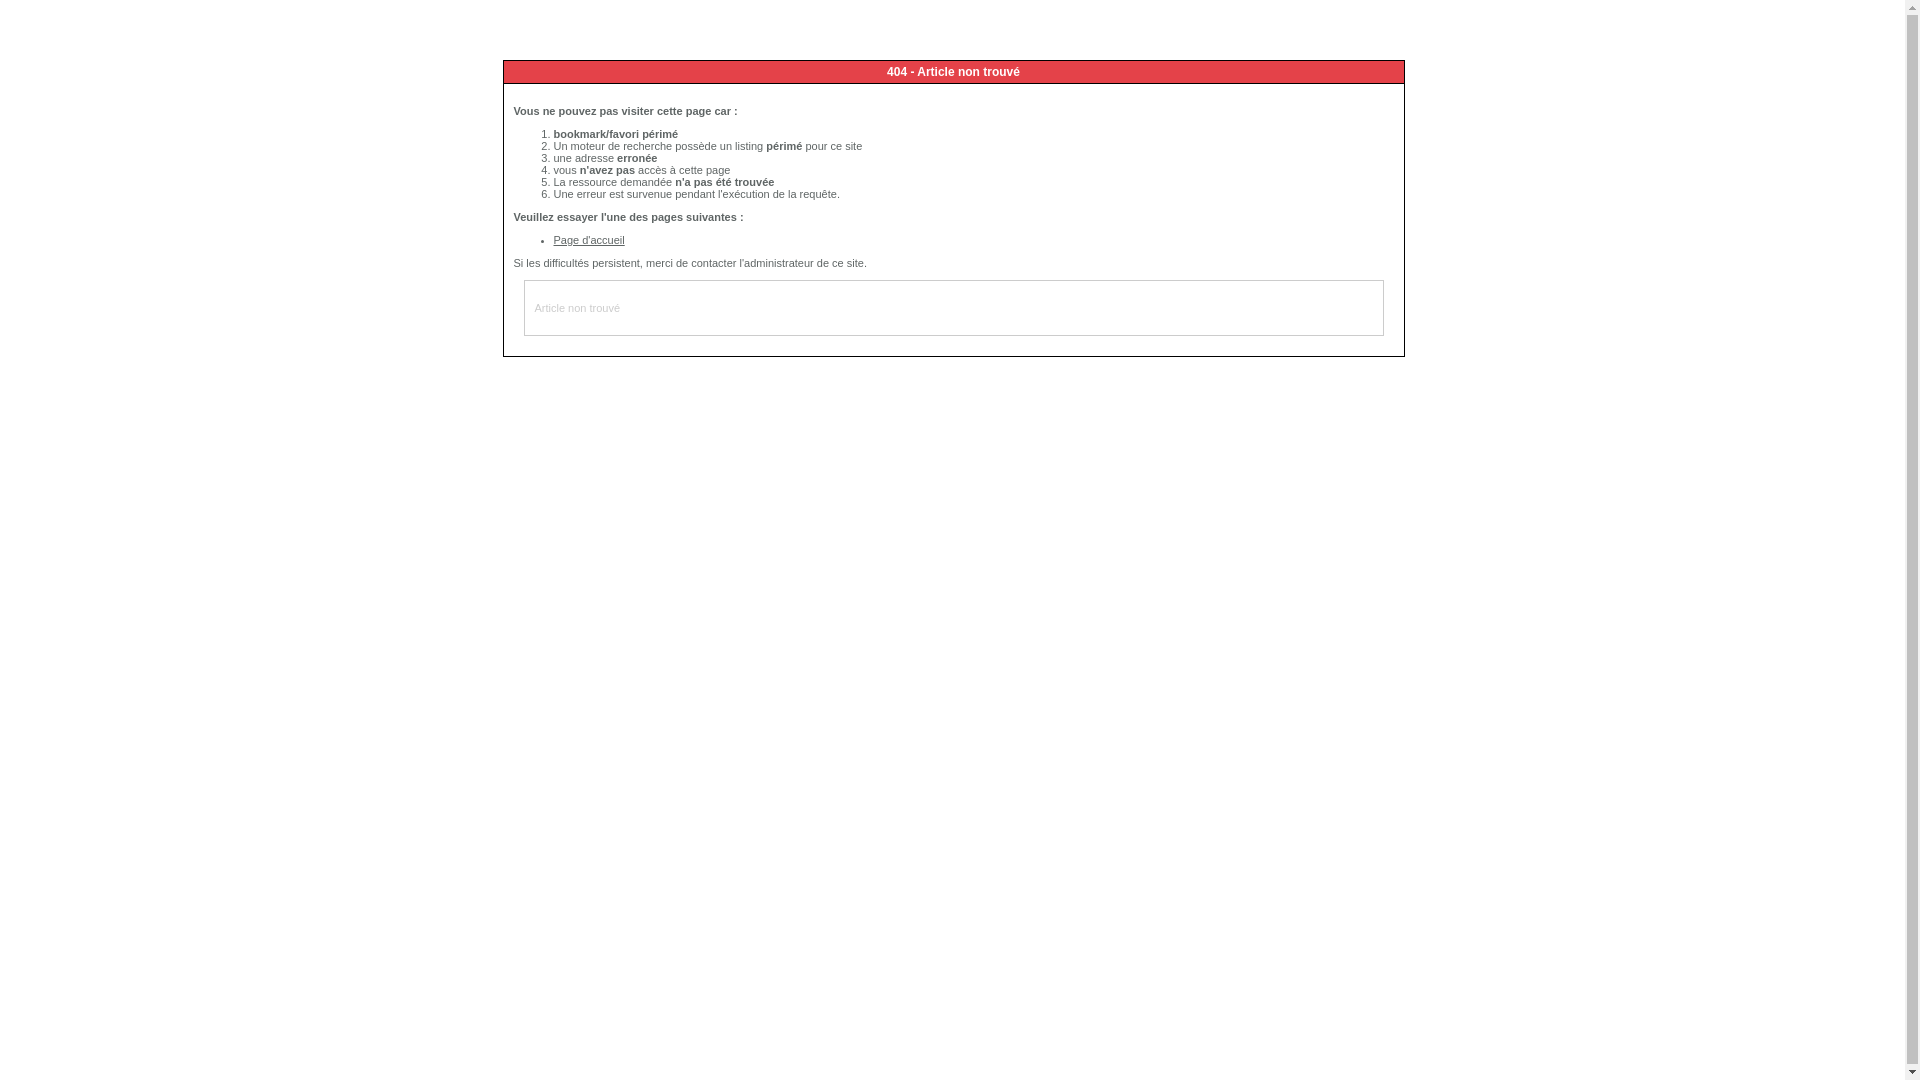  Describe the element at coordinates (588, 238) in the screenshot. I see `'Page d'accueil'` at that location.